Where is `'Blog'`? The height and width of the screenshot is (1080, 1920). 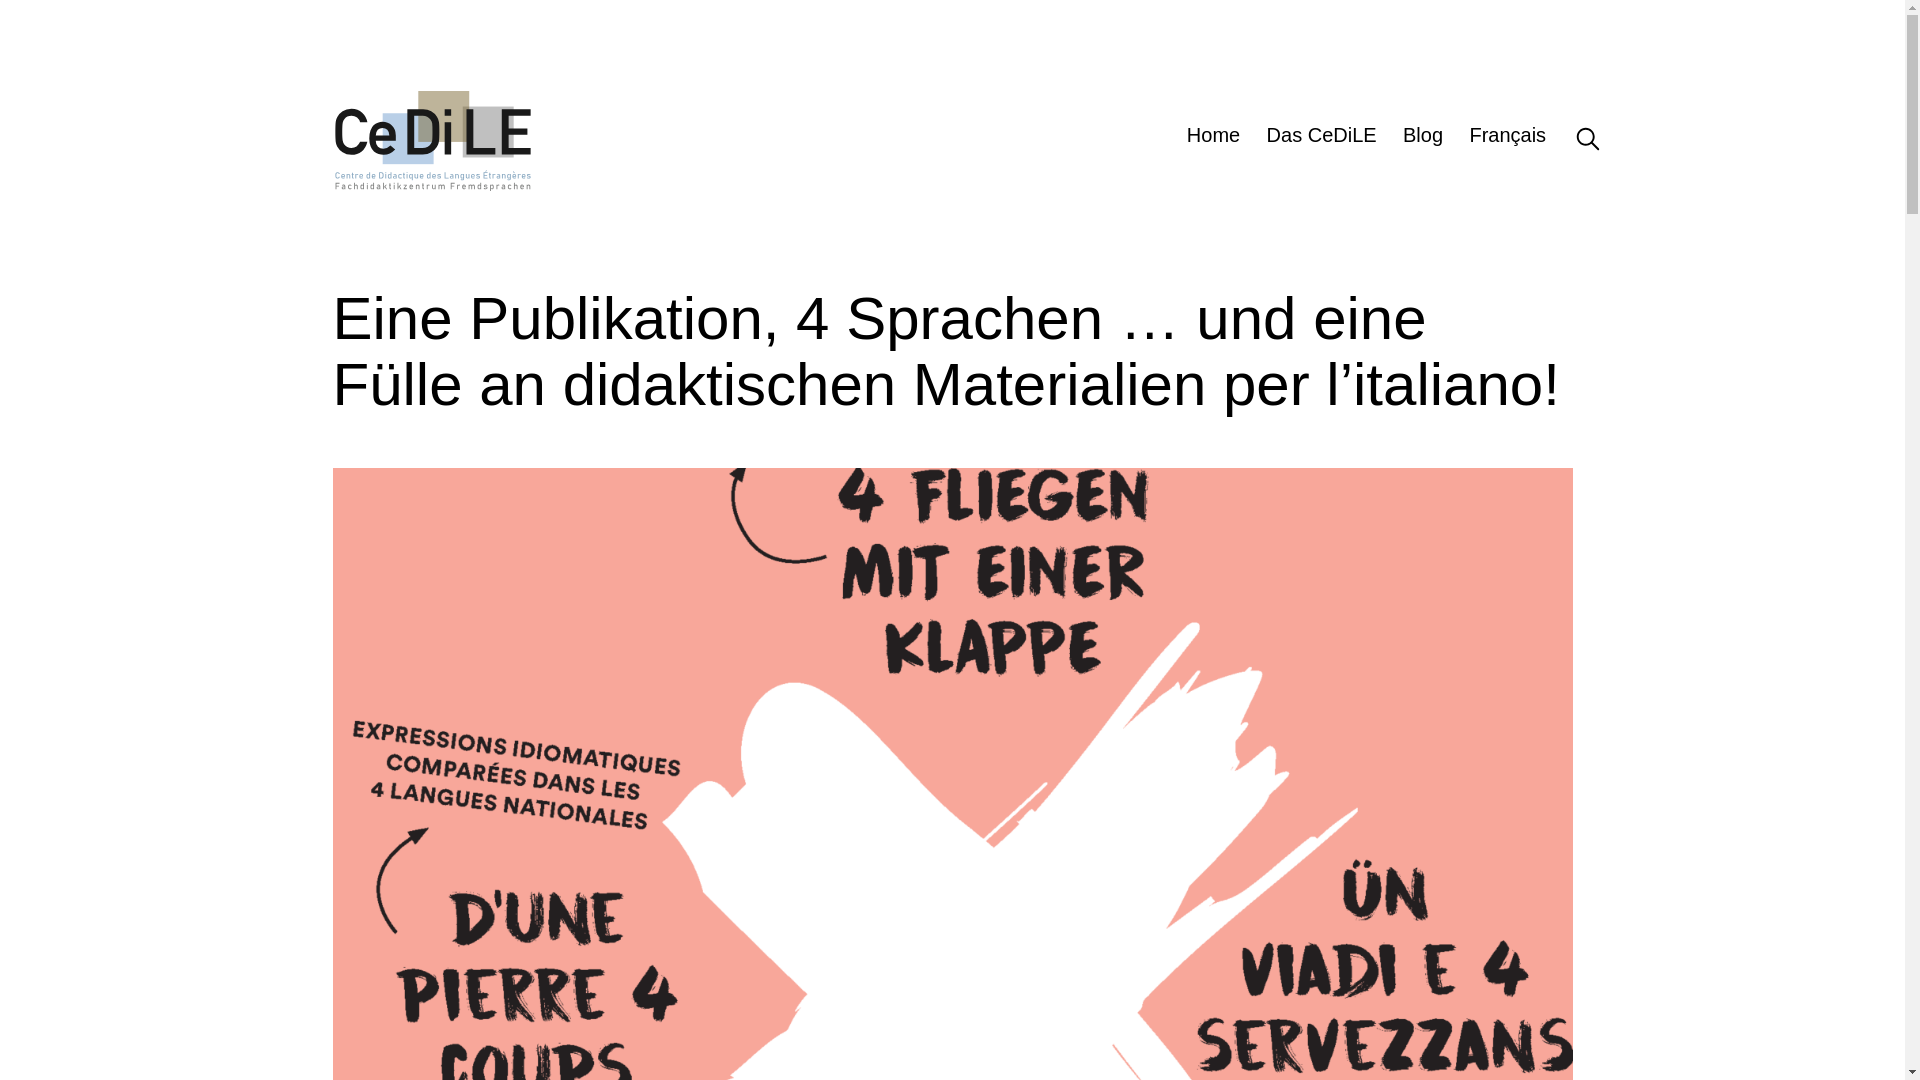 'Blog' is located at coordinates (1421, 137).